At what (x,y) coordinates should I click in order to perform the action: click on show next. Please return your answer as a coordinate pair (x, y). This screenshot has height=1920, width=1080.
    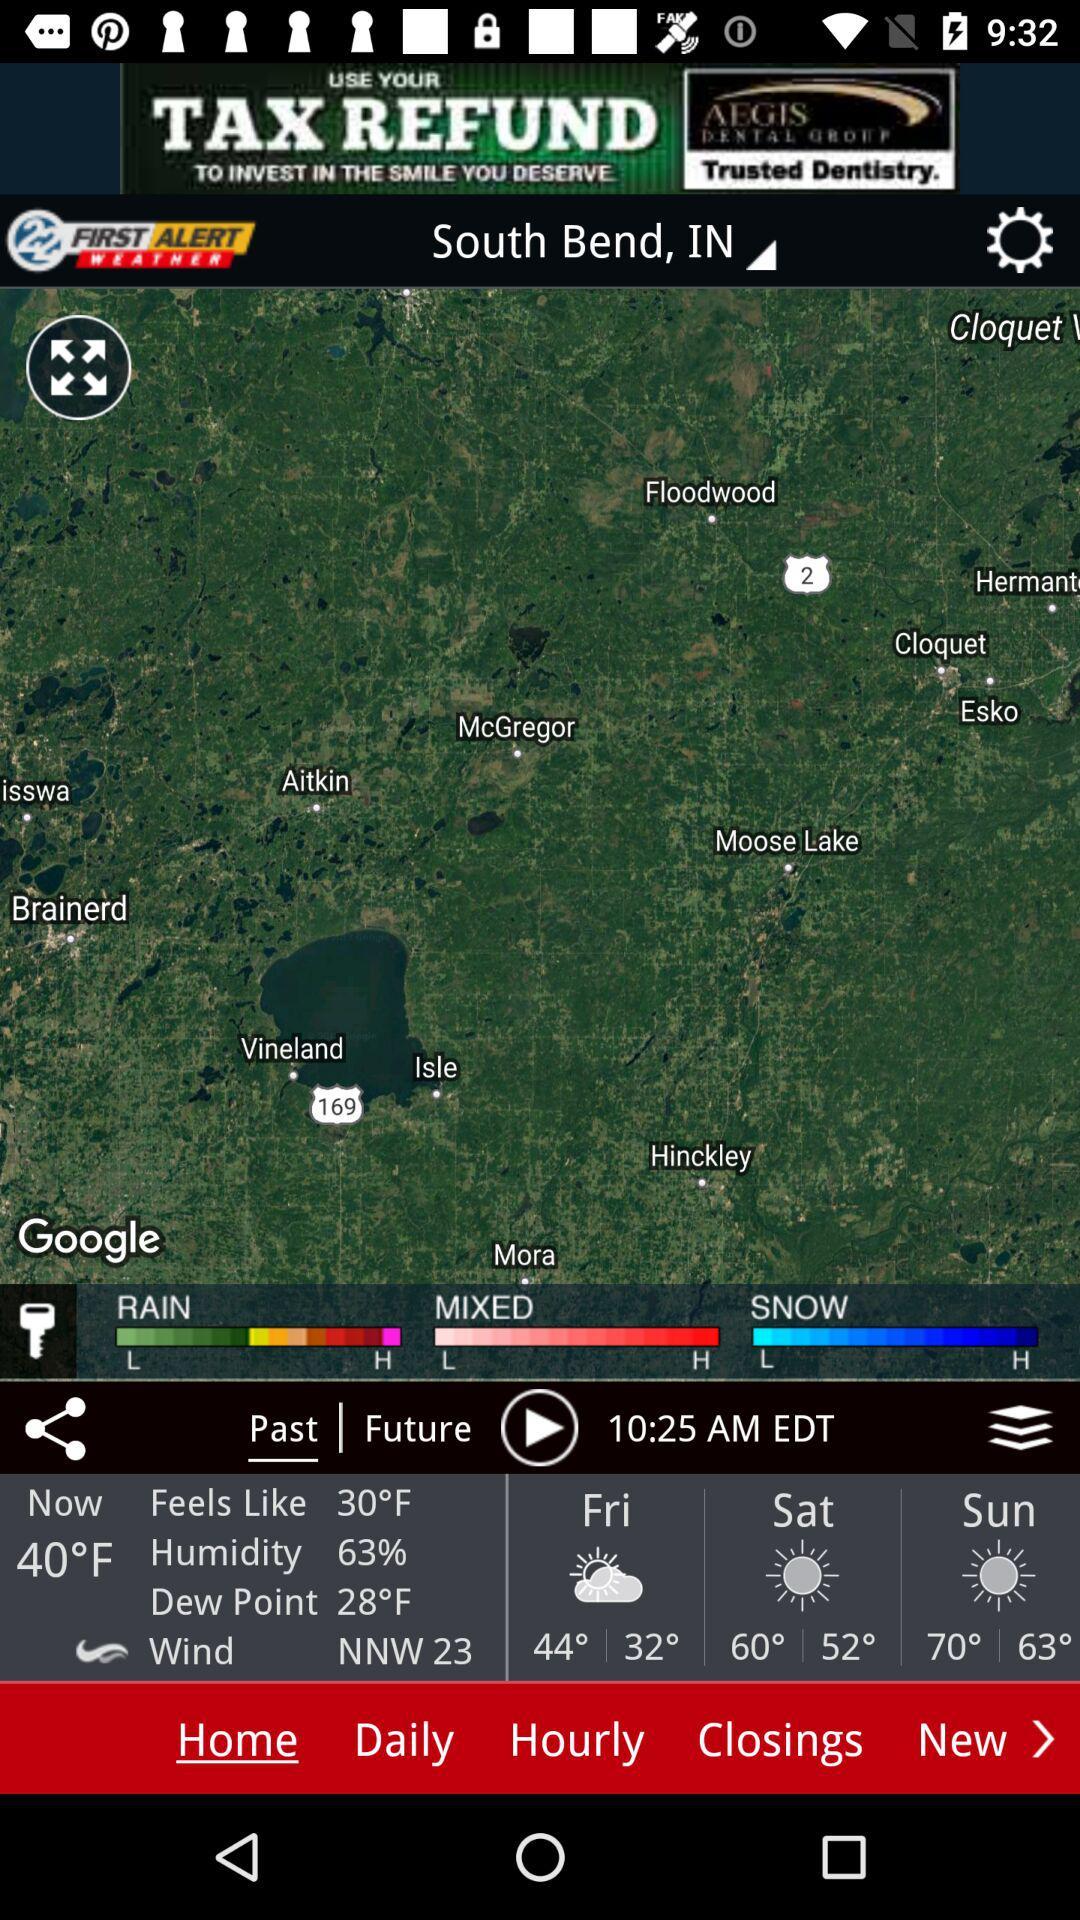
    Looking at the image, I should click on (1042, 1737).